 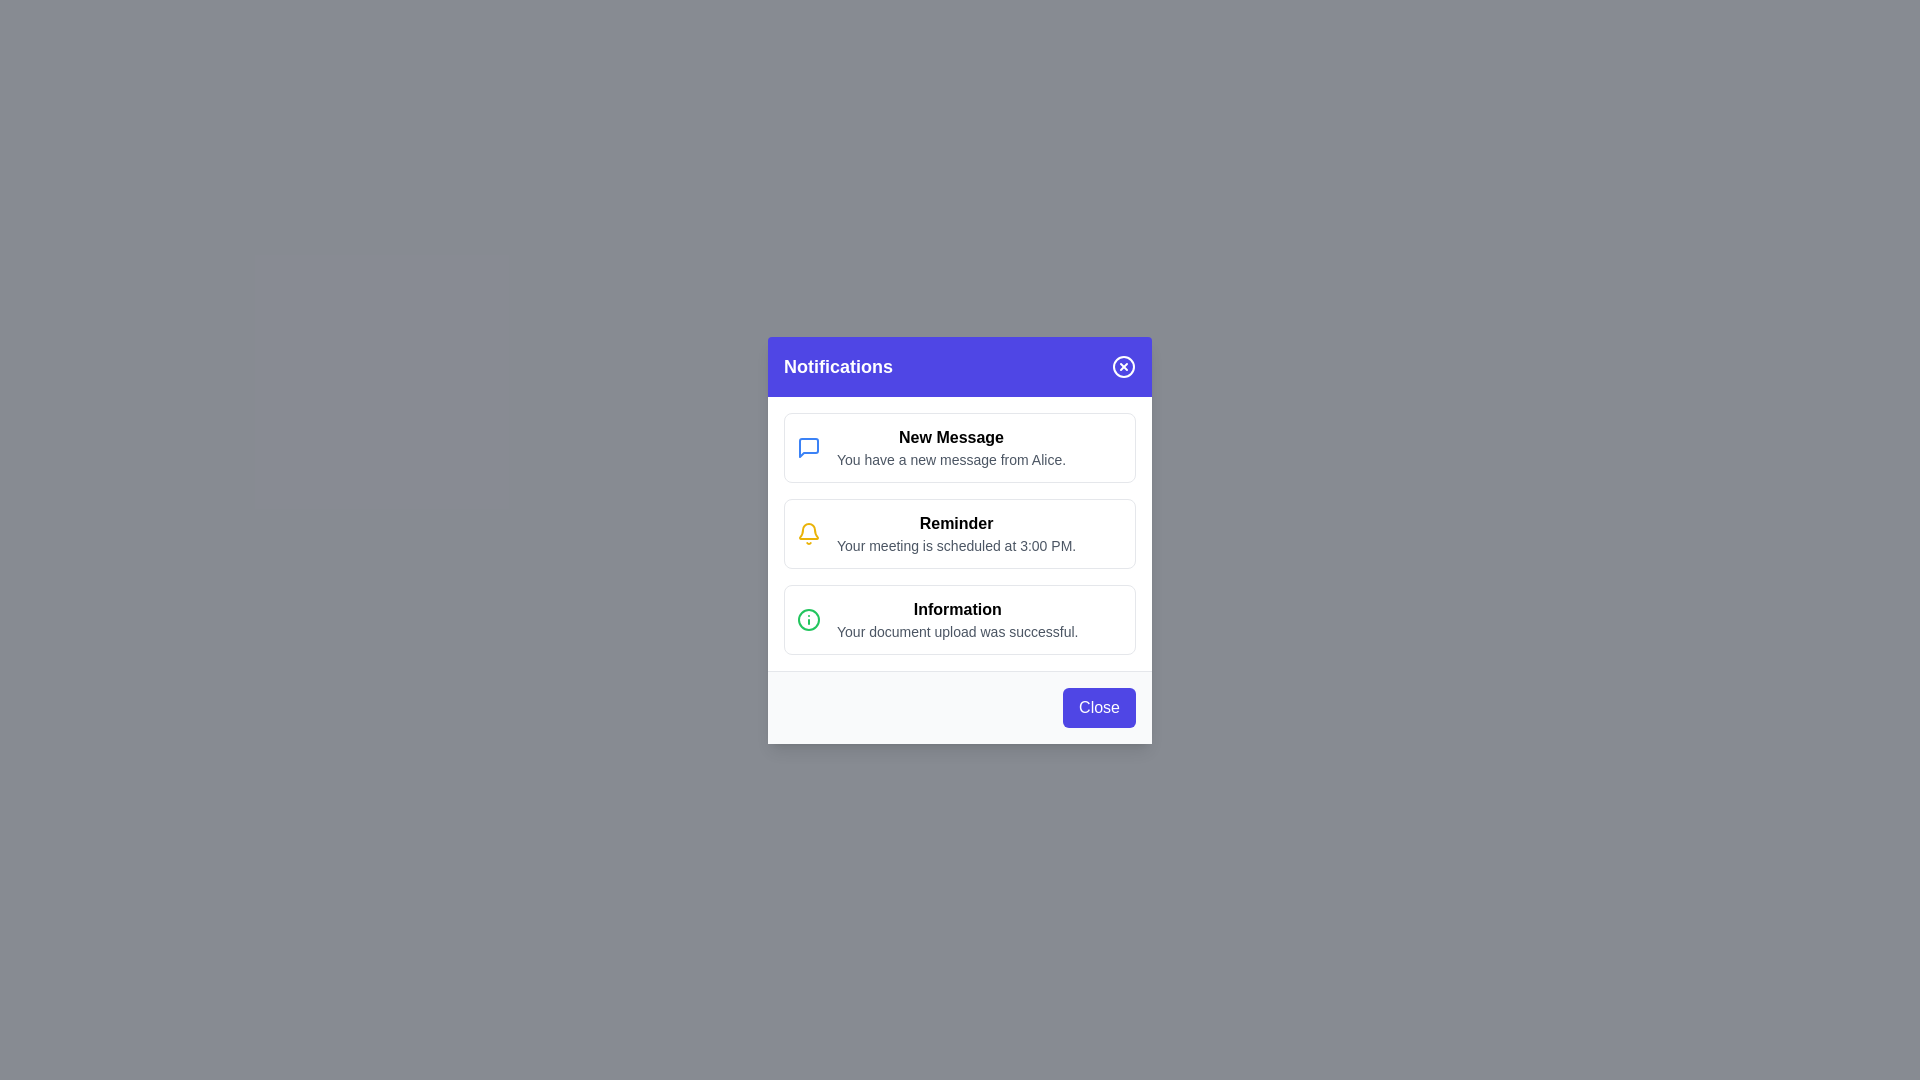 What do you see at coordinates (1123, 366) in the screenshot?
I see `the close icon at the top-right corner of the notification dialog` at bounding box center [1123, 366].